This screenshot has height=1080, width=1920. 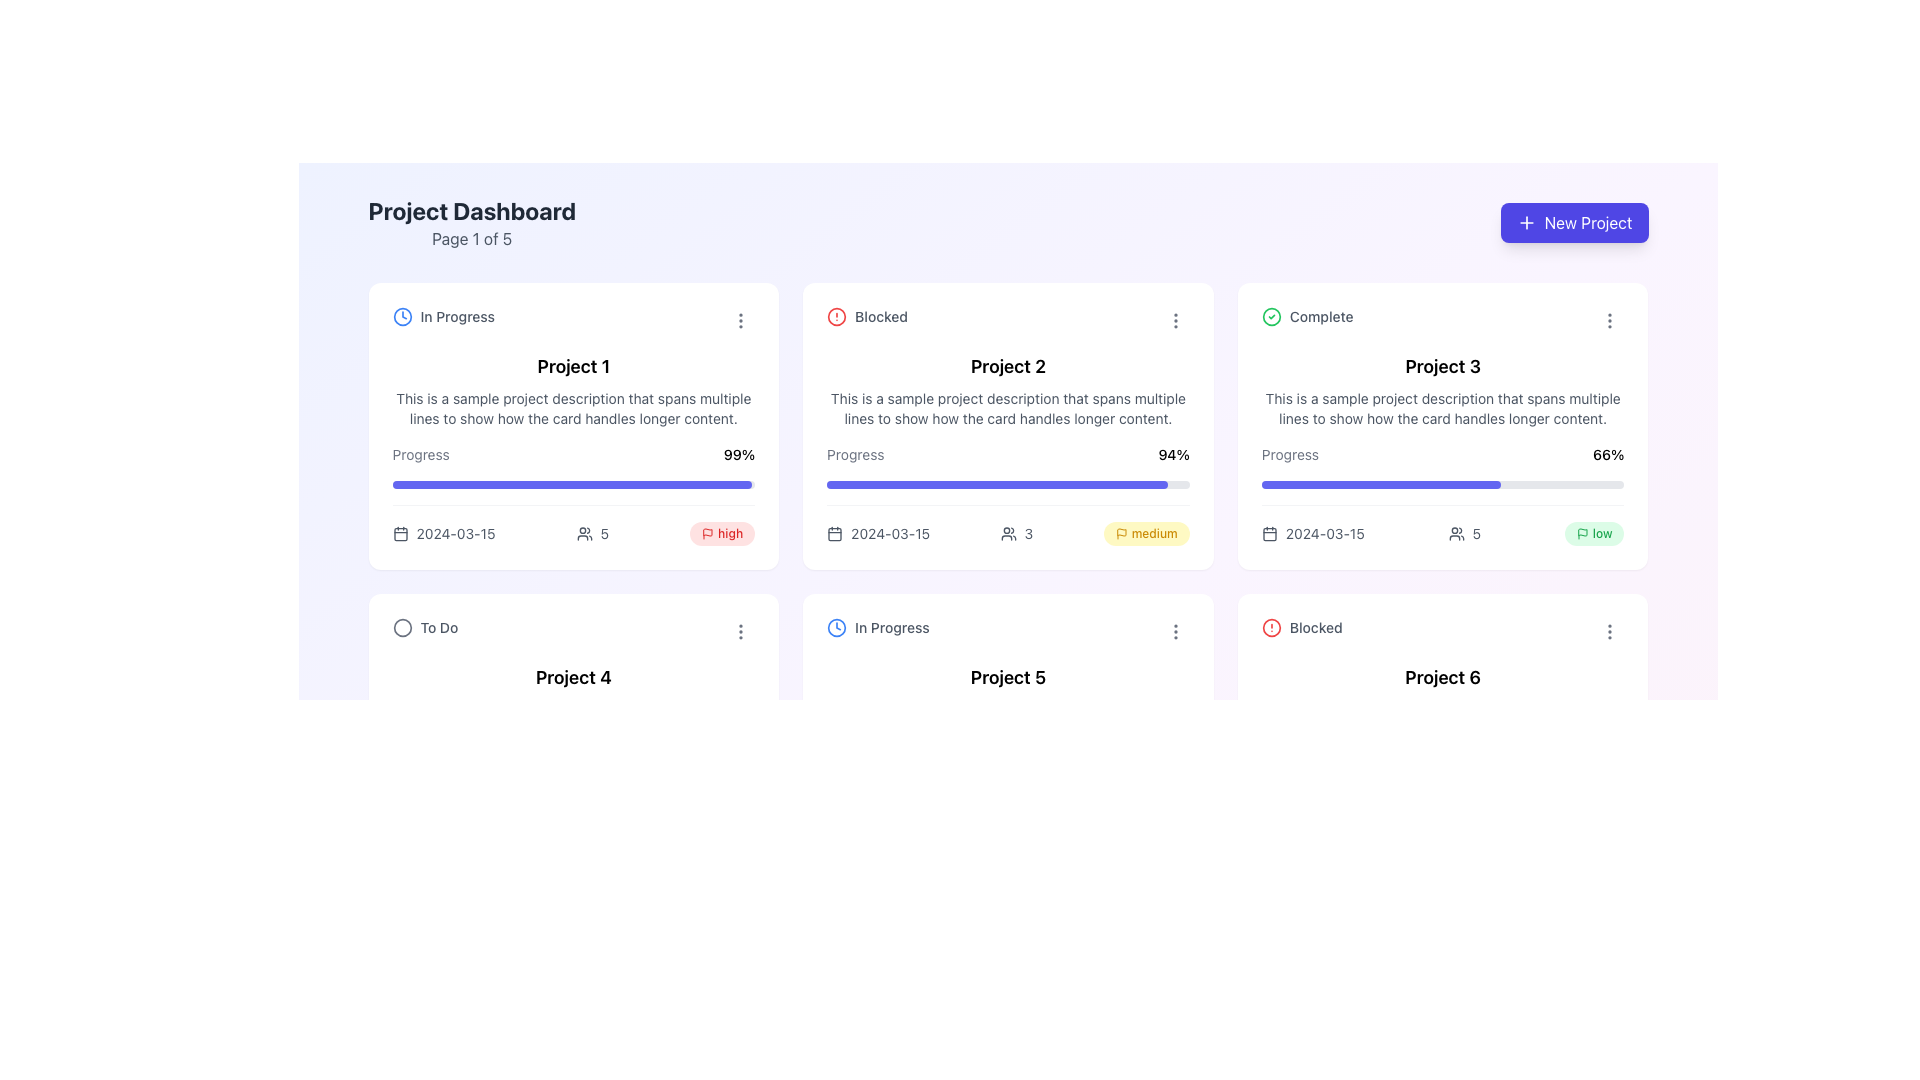 I want to click on the text label displaying '99%' which is styled with a font weight and is positioned to the right of the 'Progress' label in the first card of the grid layout, so click(x=738, y=455).